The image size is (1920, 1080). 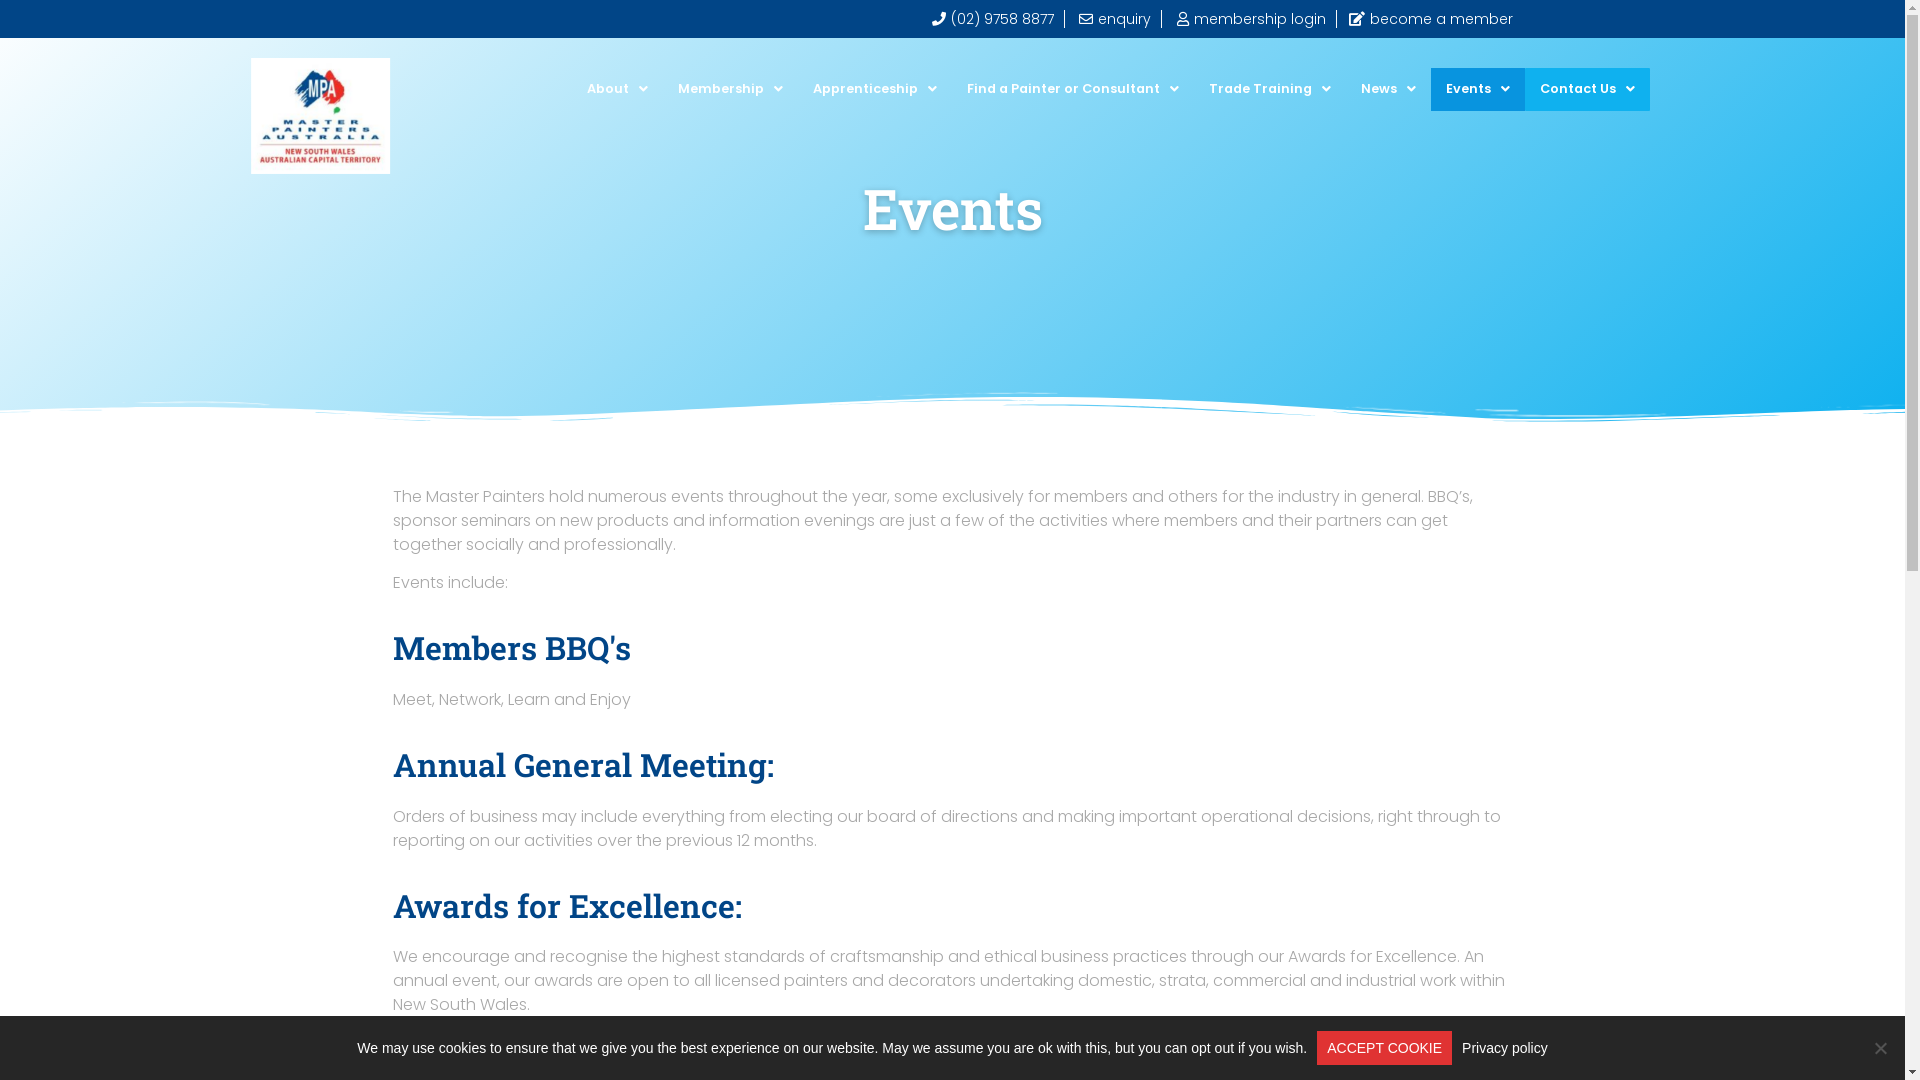 What do you see at coordinates (1248, 19) in the screenshot?
I see `'membership login'` at bounding box center [1248, 19].